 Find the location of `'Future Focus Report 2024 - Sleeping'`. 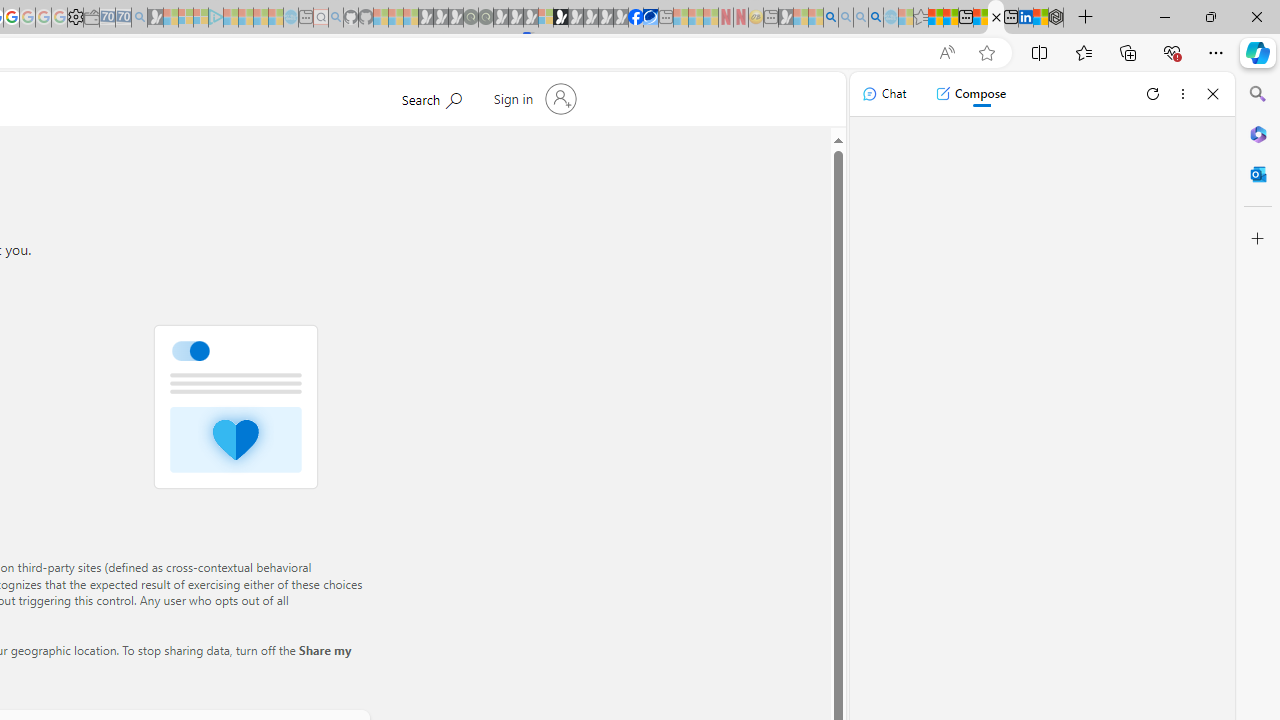

'Future Focus Report 2024 - Sleeping' is located at coordinates (485, 17).